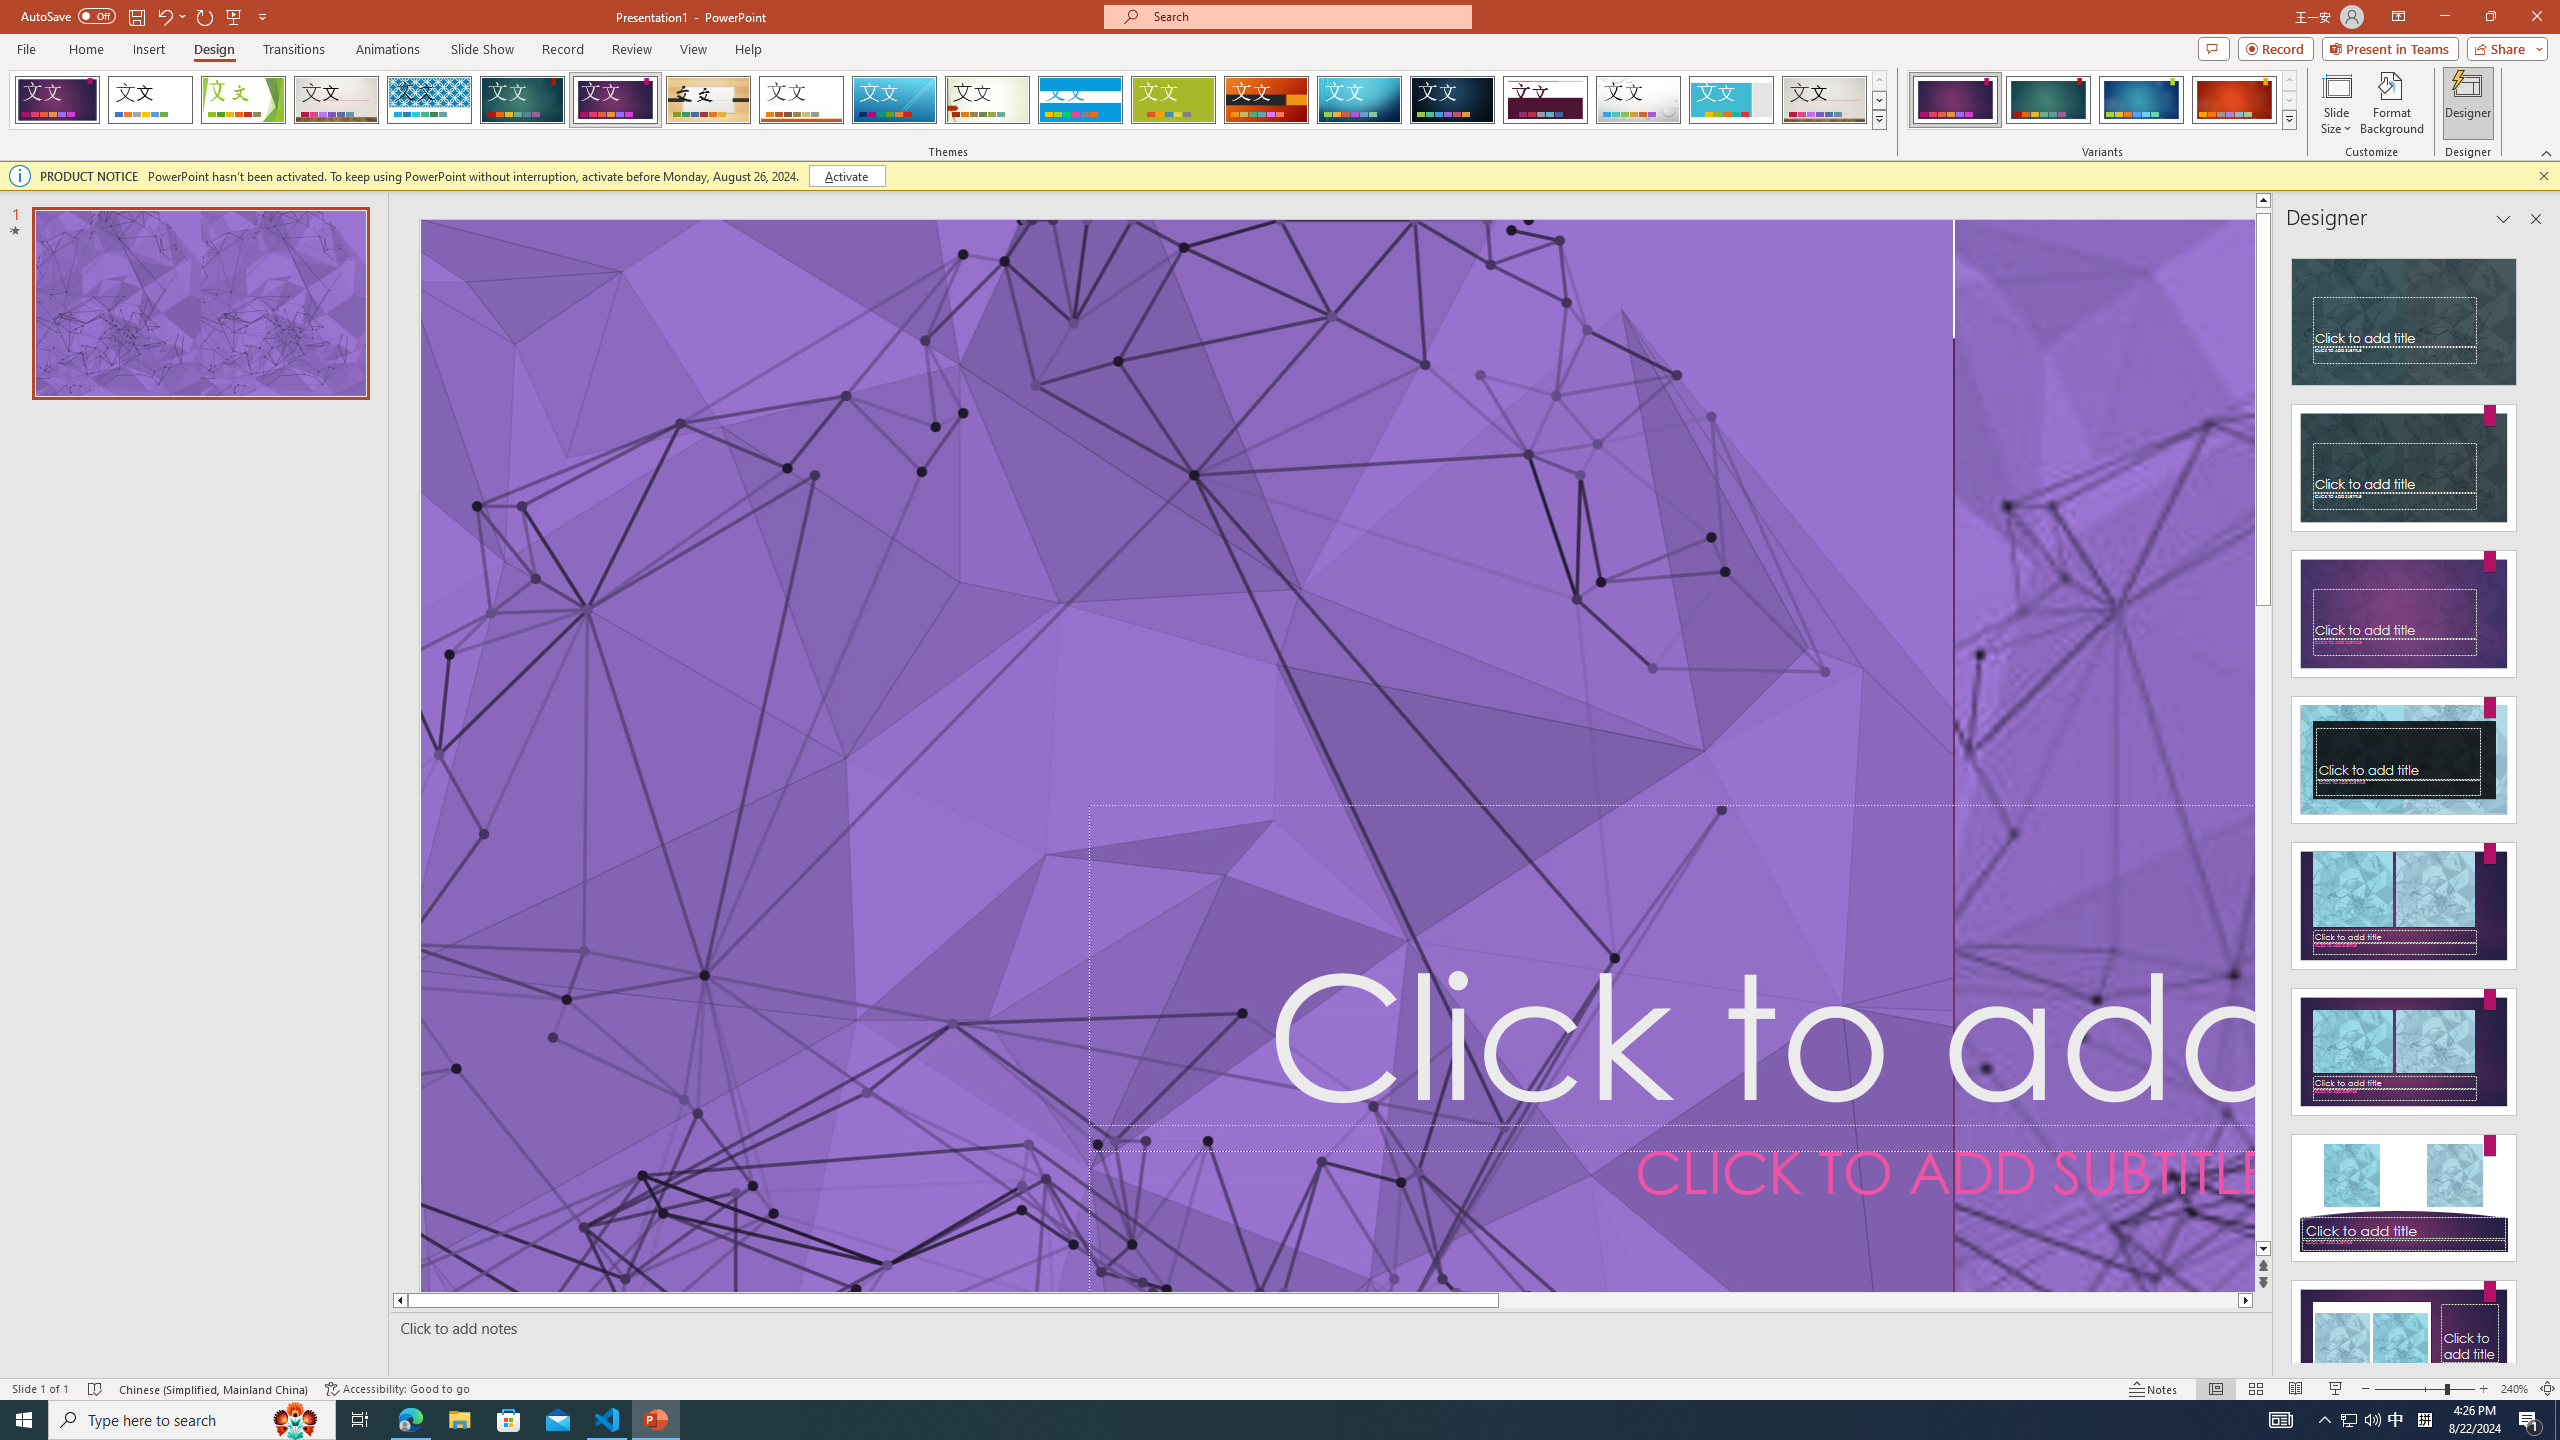  Describe the element at coordinates (1358, 99) in the screenshot. I see `'Circuit'` at that location.